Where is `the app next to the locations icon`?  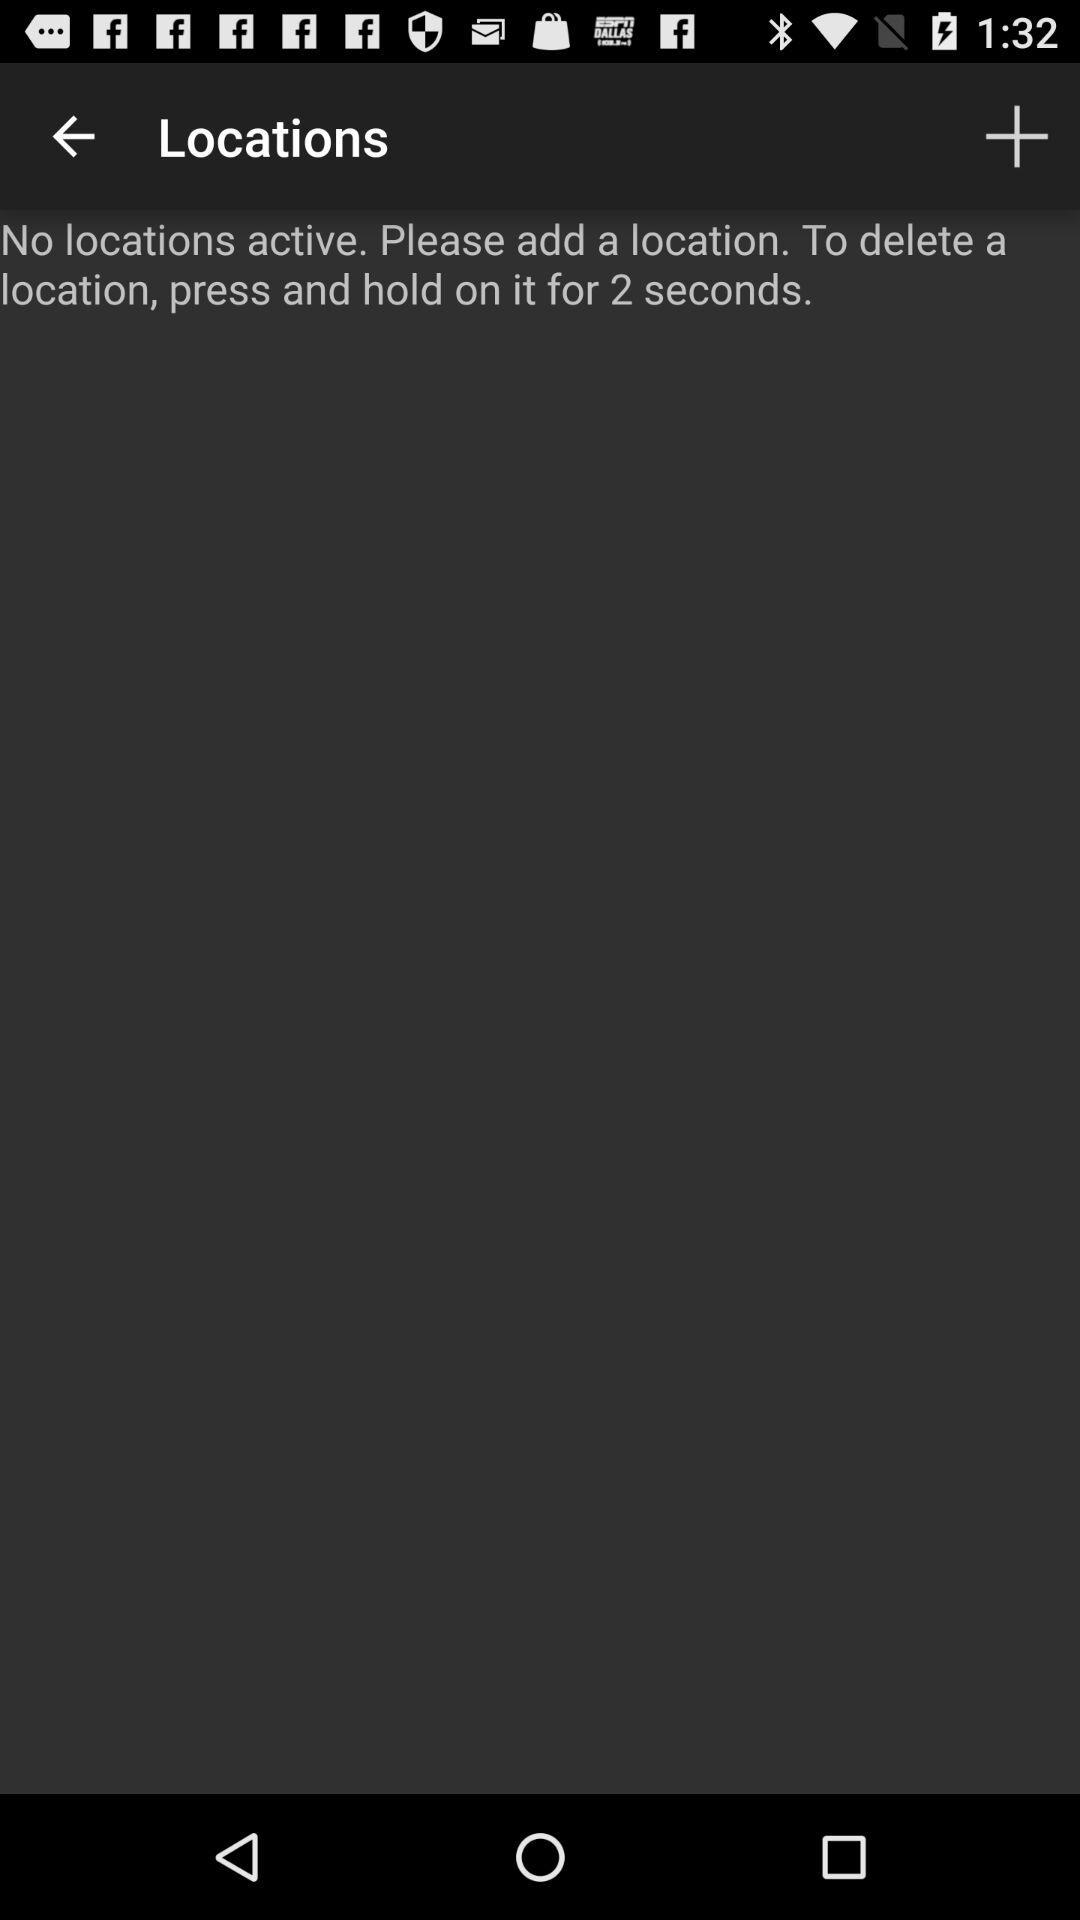 the app next to the locations icon is located at coordinates (72, 135).